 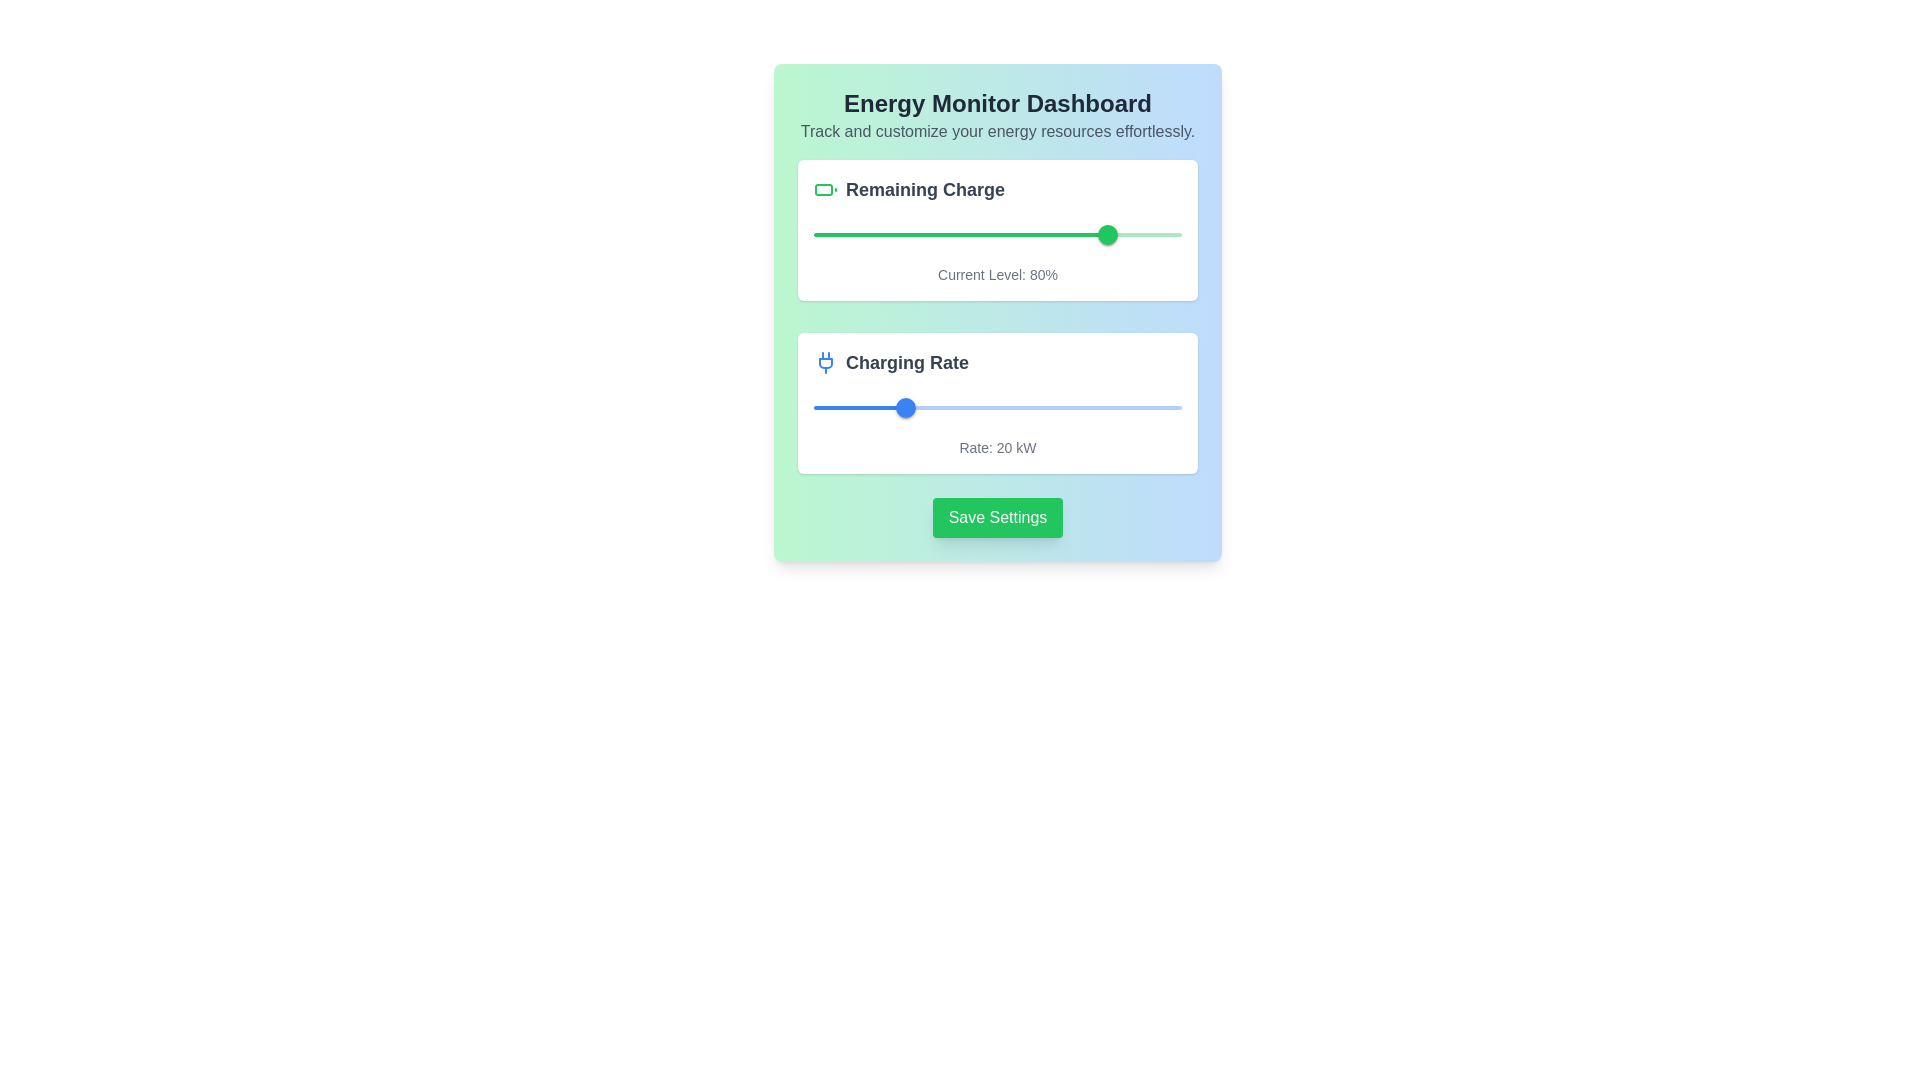 What do you see at coordinates (1020, 234) in the screenshot?
I see `slider value` at bounding box center [1020, 234].